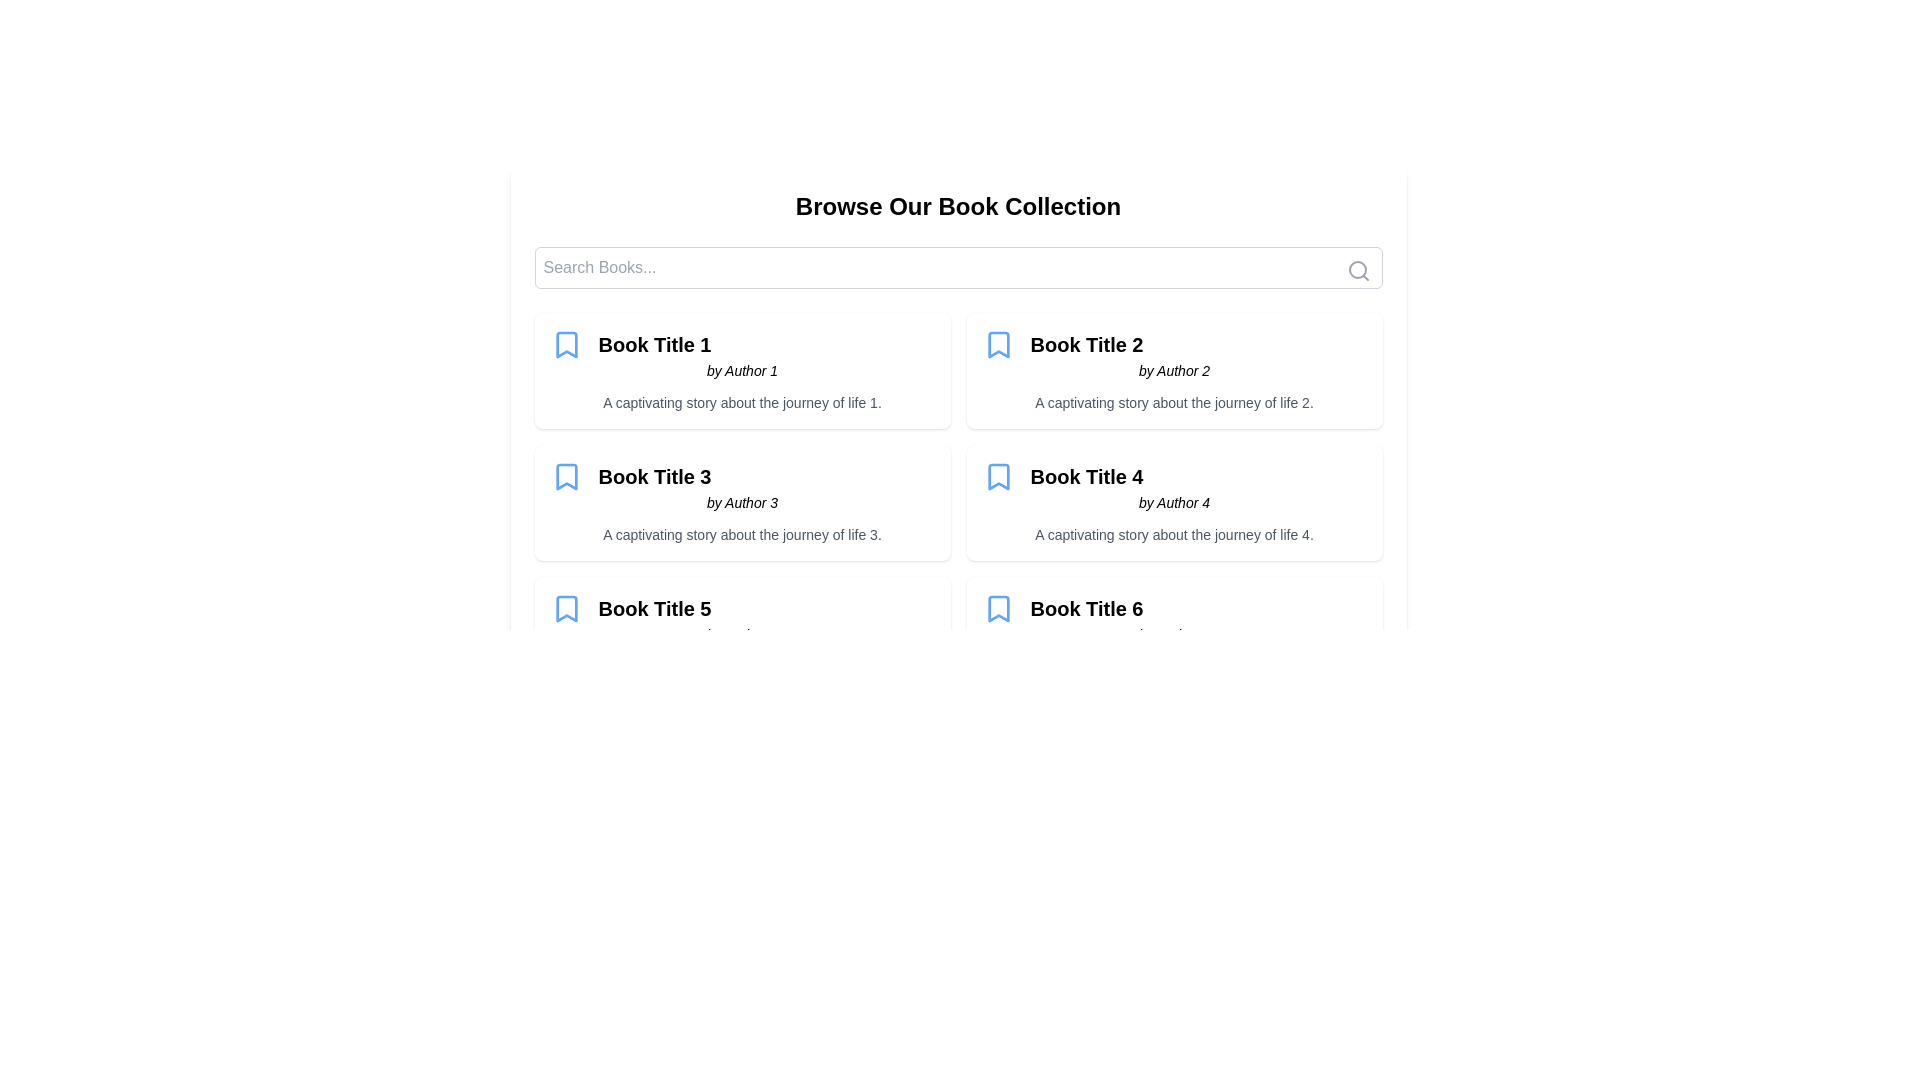 The width and height of the screenshot is (1920, 1080). I want to click on the author name text element located under 'Book Title 6' and above the book description, so click(1174, 635).